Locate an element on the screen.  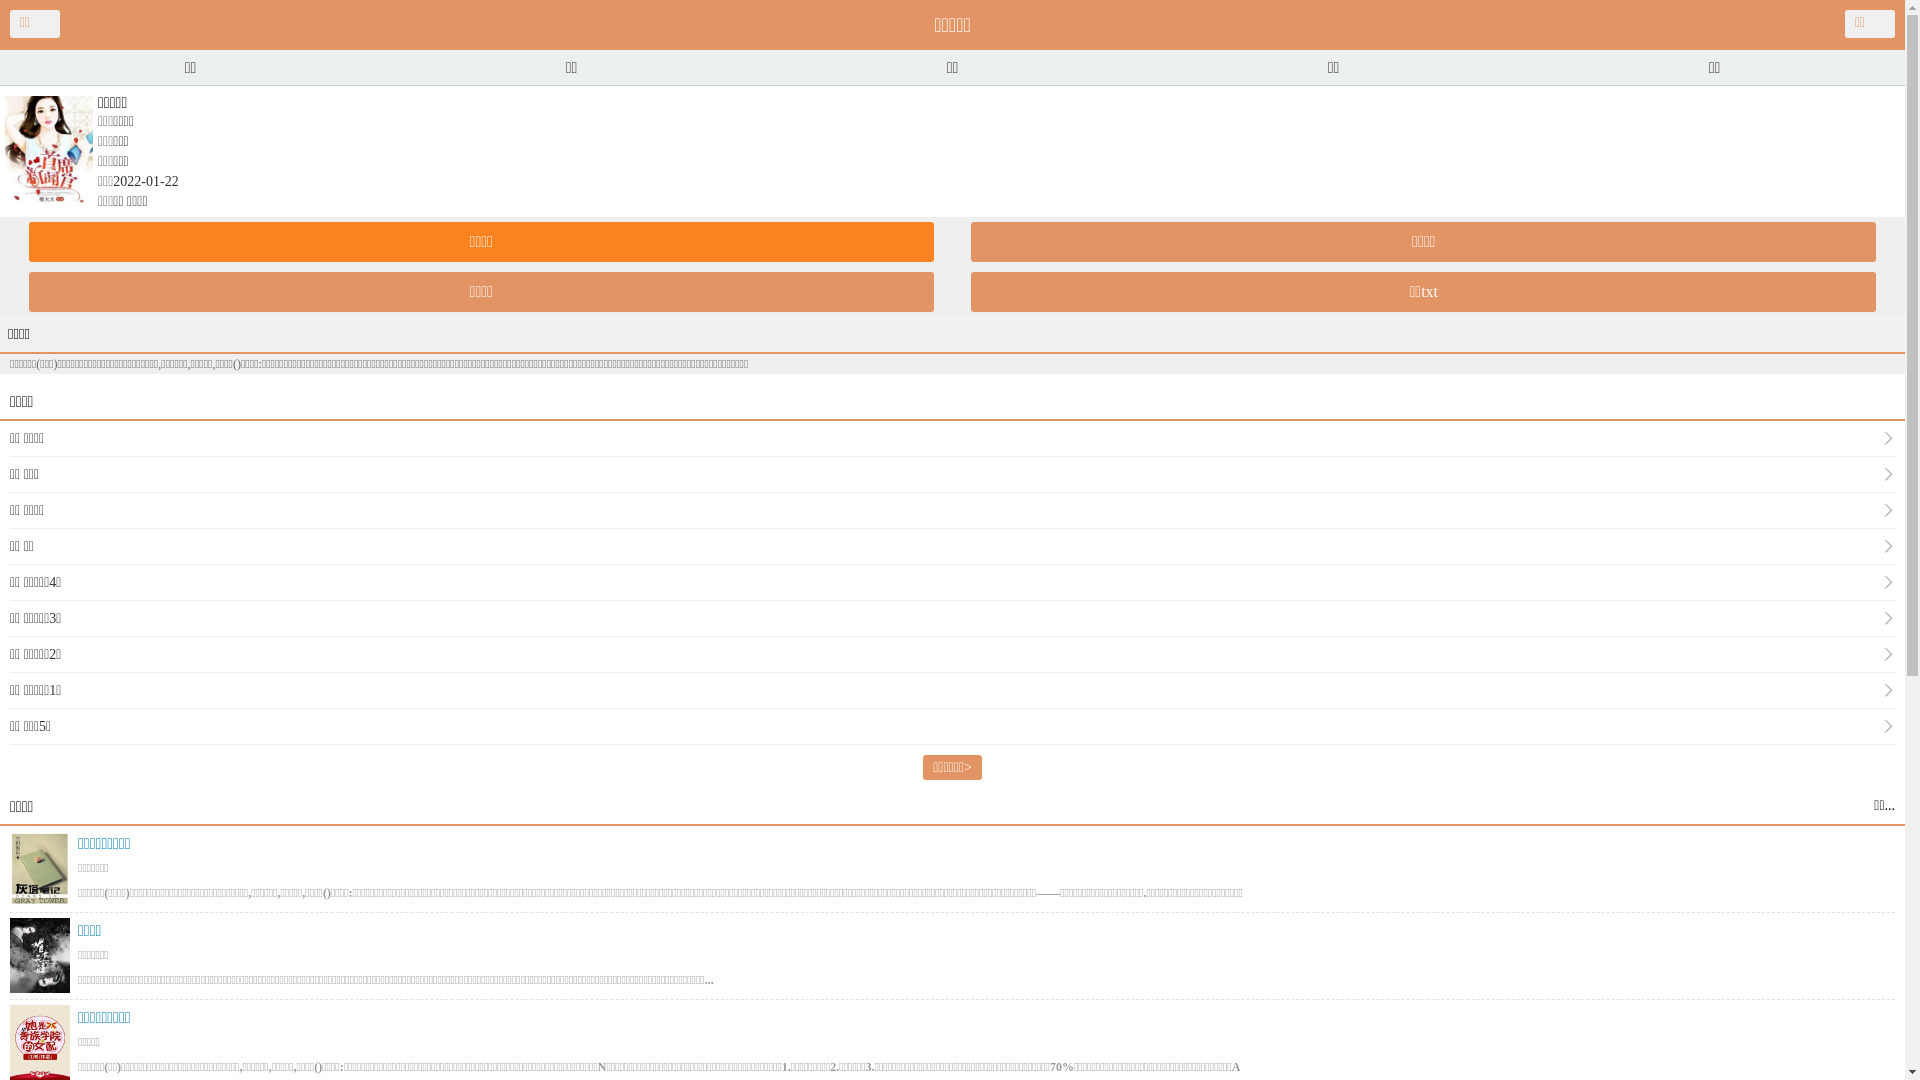
'2022-01-22' is located at coordinates (112, 181).